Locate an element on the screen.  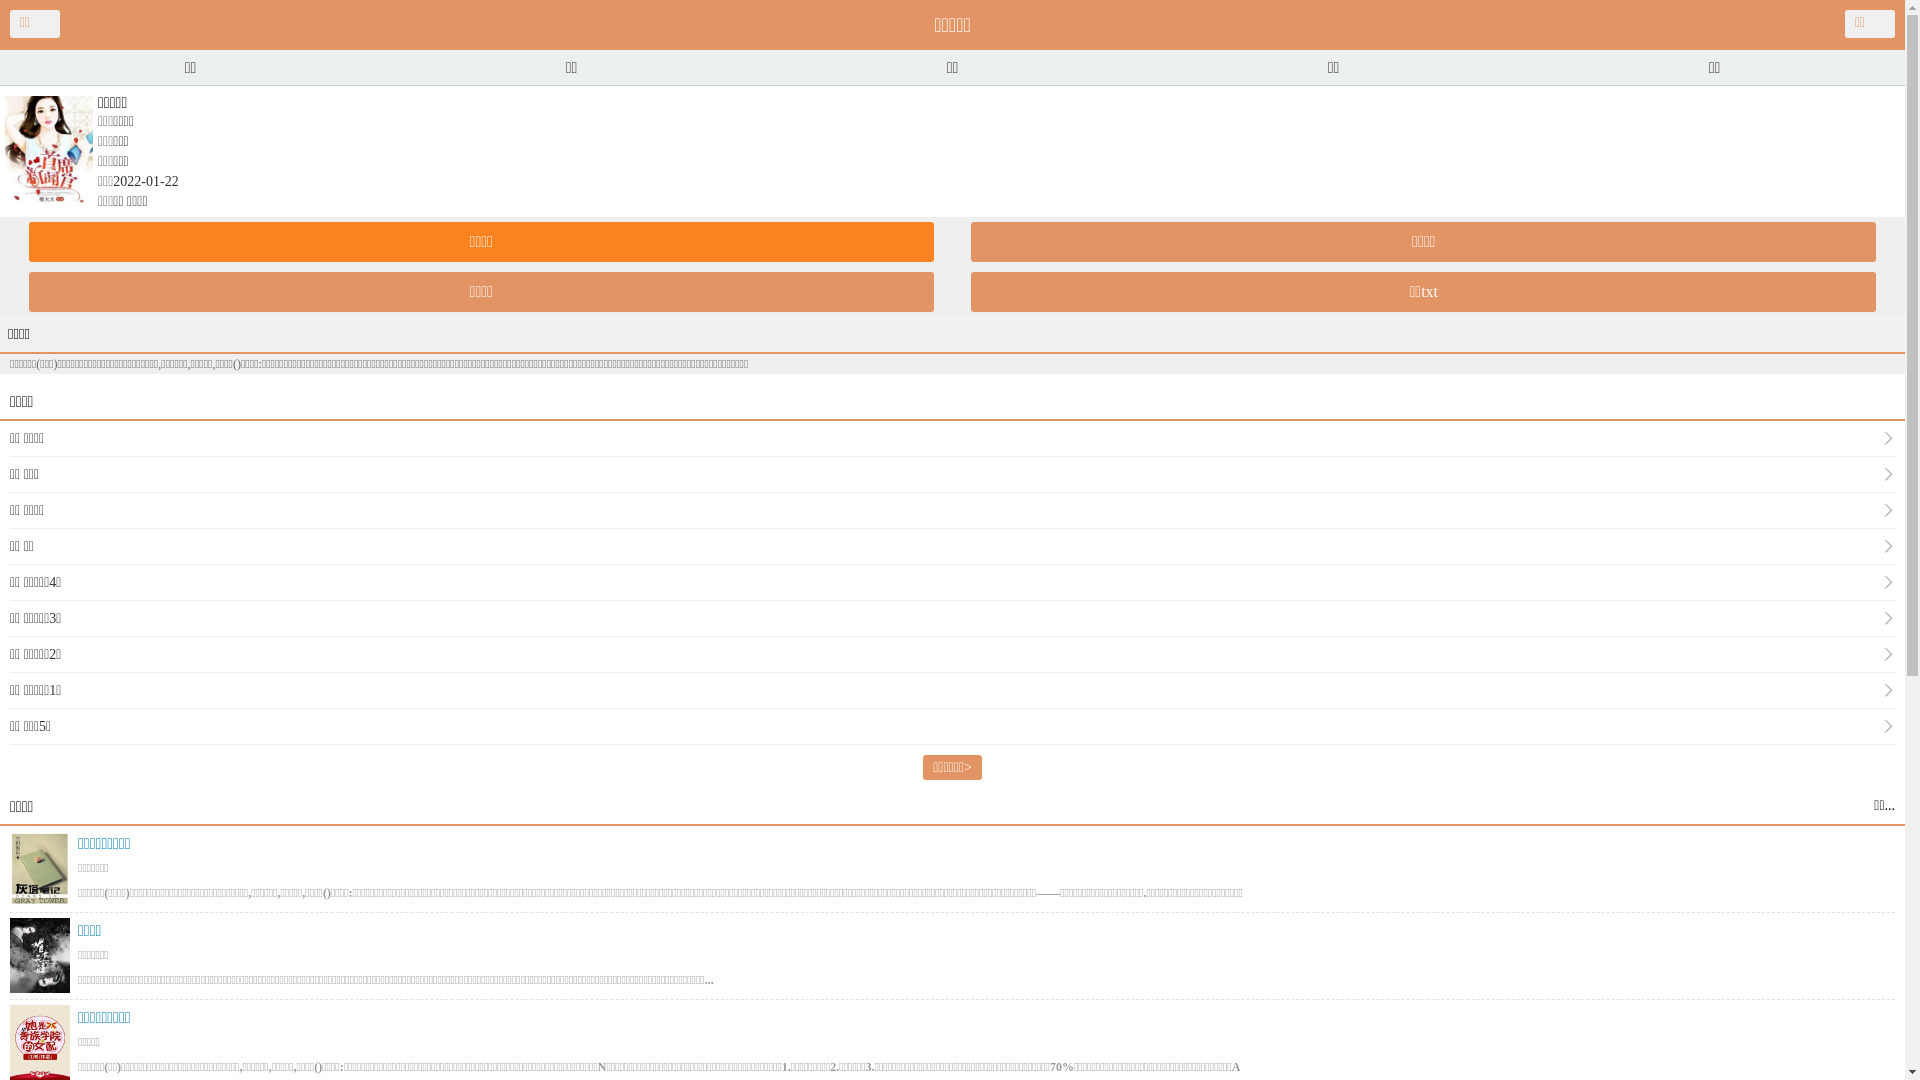
'2022-01-22' is located at coordinates (112, 181).